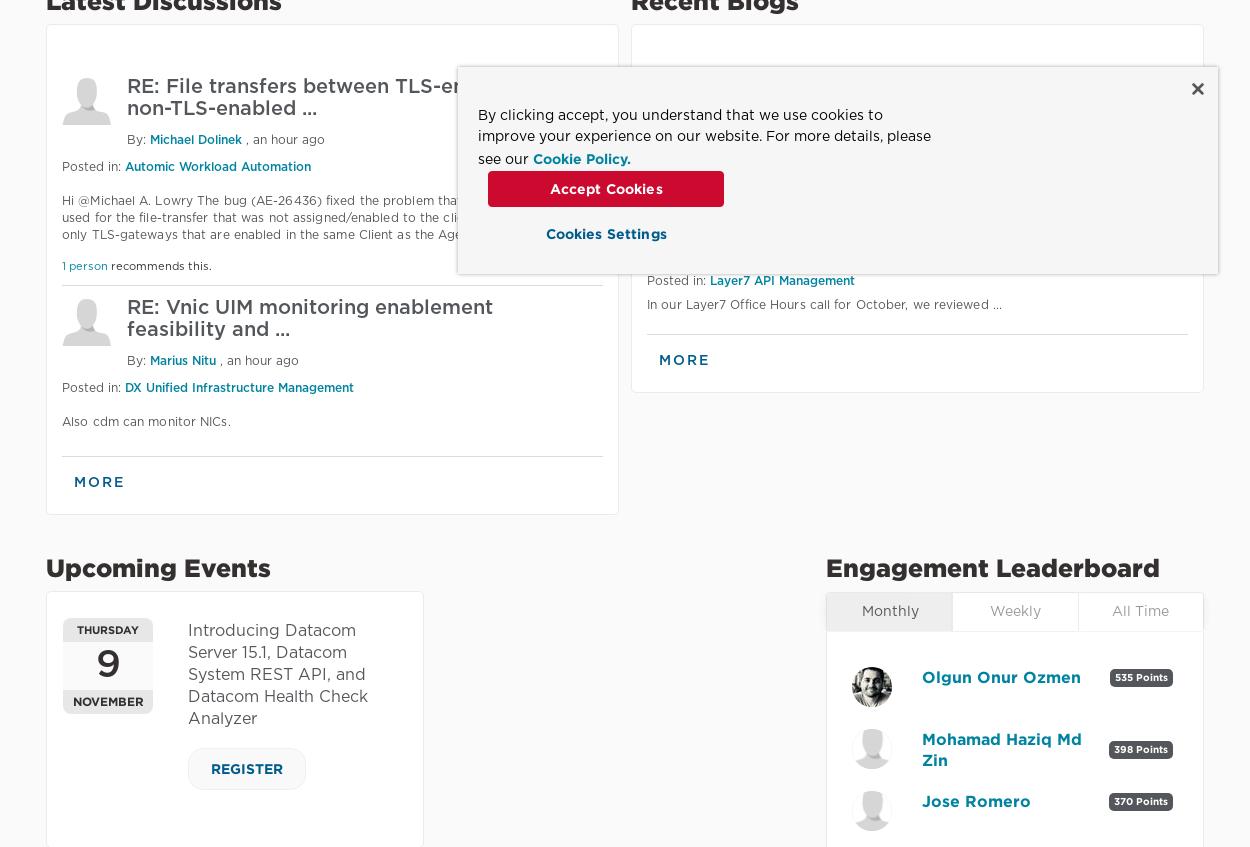  Describe the element at coordinates (62, 217) in the screenshot. I see `'Hi  @Michael A. Lowry  
 
 The bug (AE-26436) fixed the problem that a TLS-gateway was used for the file-transfer that was not assigned/enabled to the client. In v21.0.6 (and up) only TLS-gateways that are enabled in the same Client as the Agents are ...'` at that location.